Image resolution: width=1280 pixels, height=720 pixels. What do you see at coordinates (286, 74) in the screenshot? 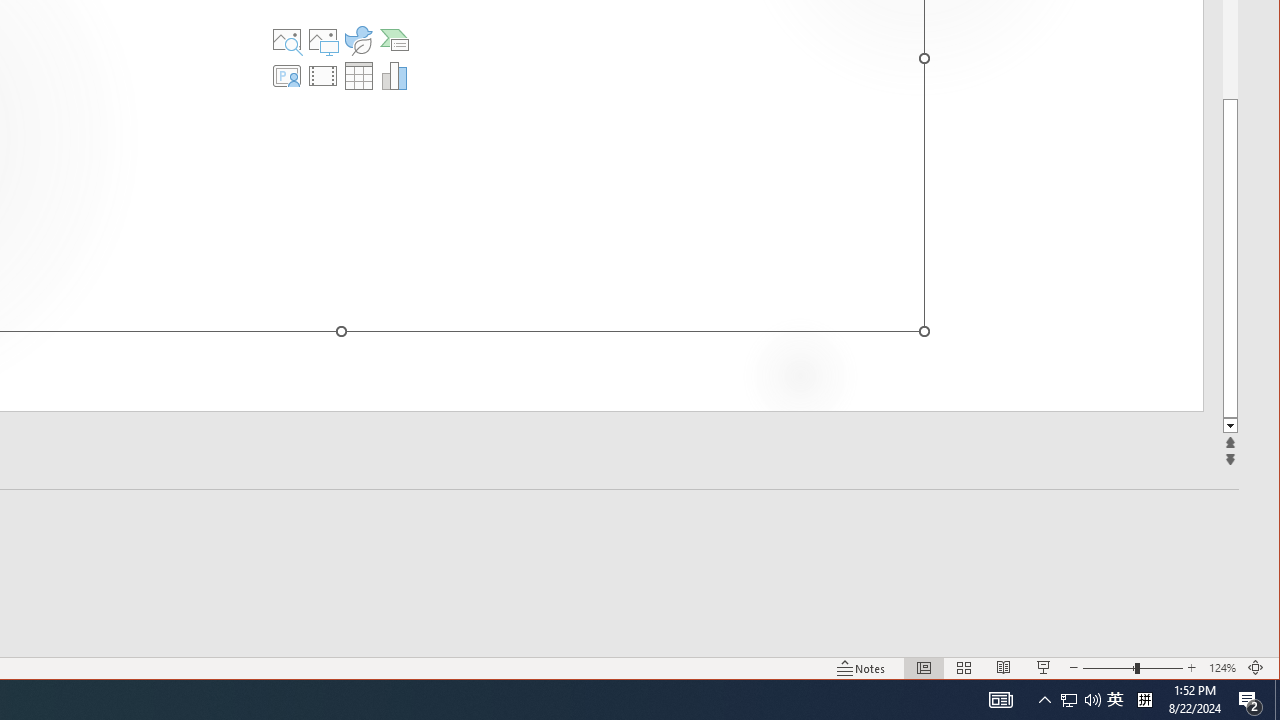
I see `'Insert Cameo'` at bounding box center [286, 74].